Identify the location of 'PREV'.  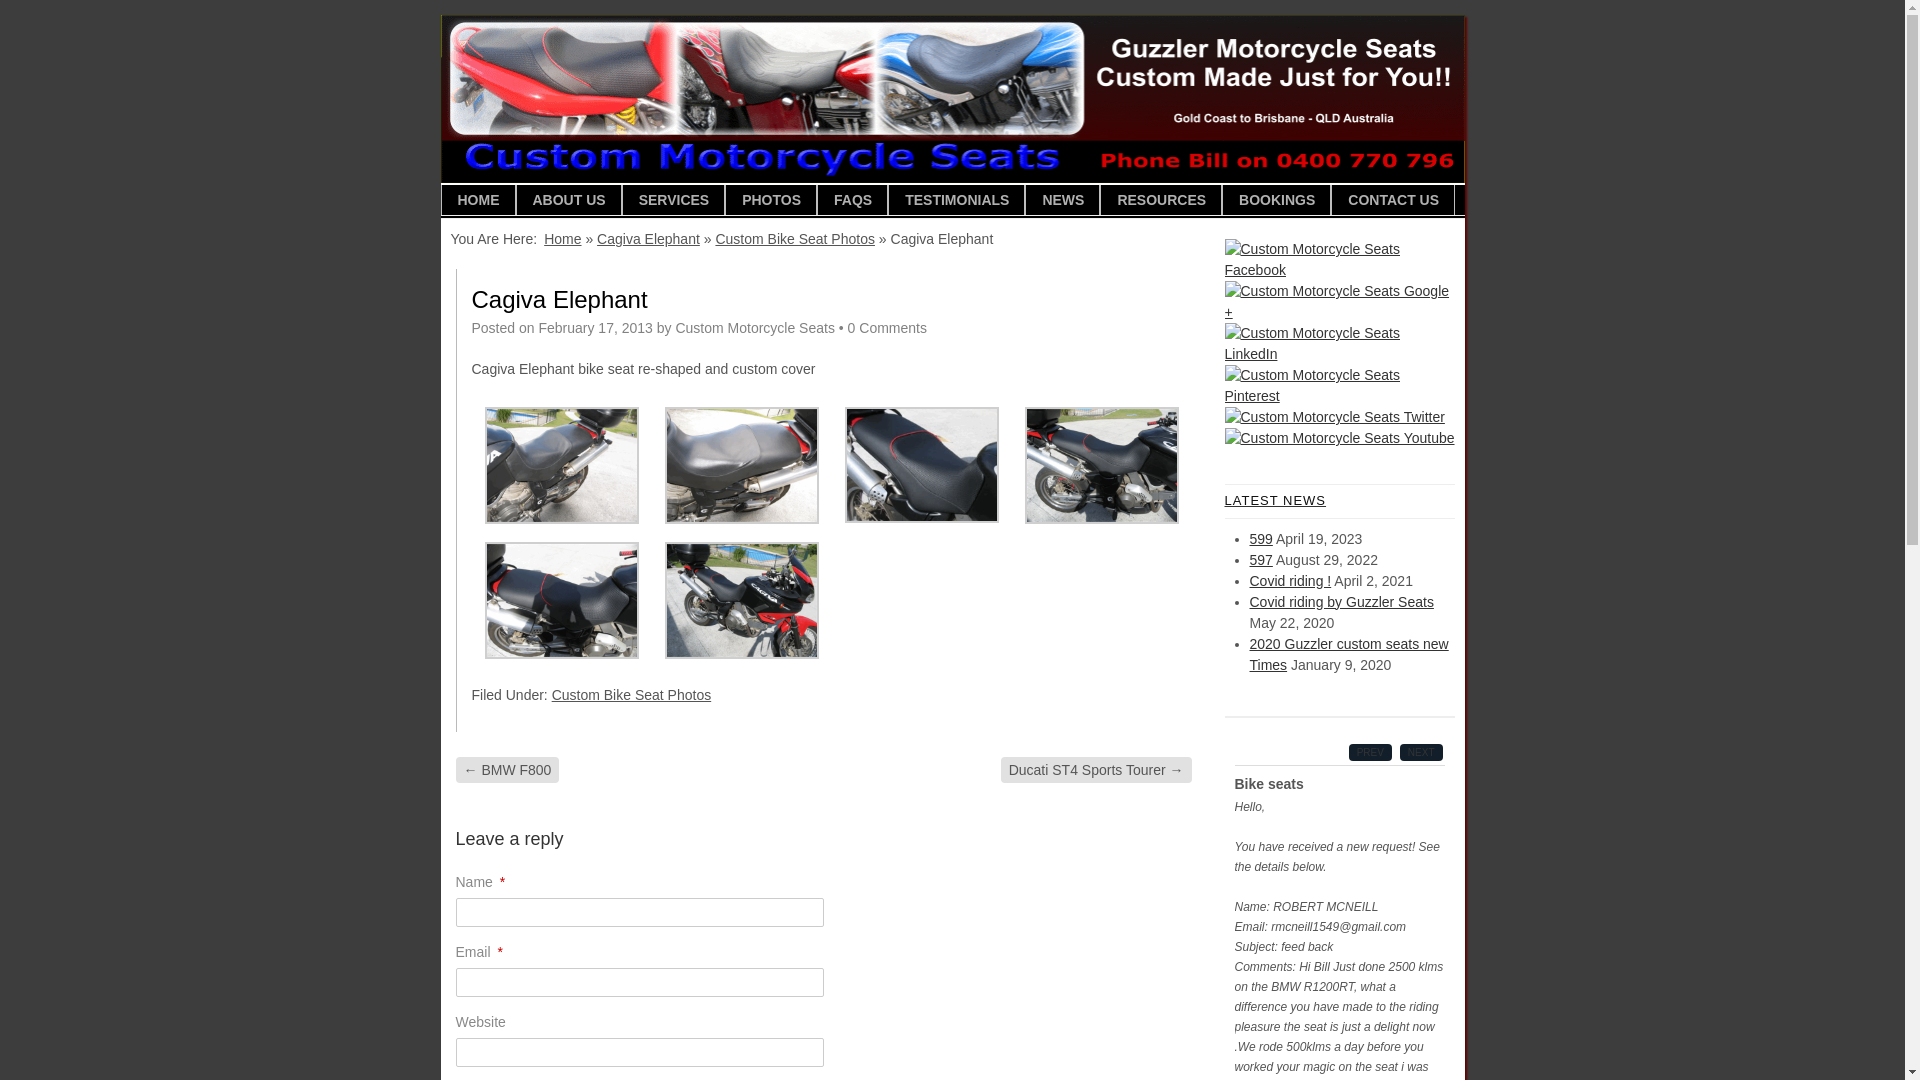
(1369, 752).